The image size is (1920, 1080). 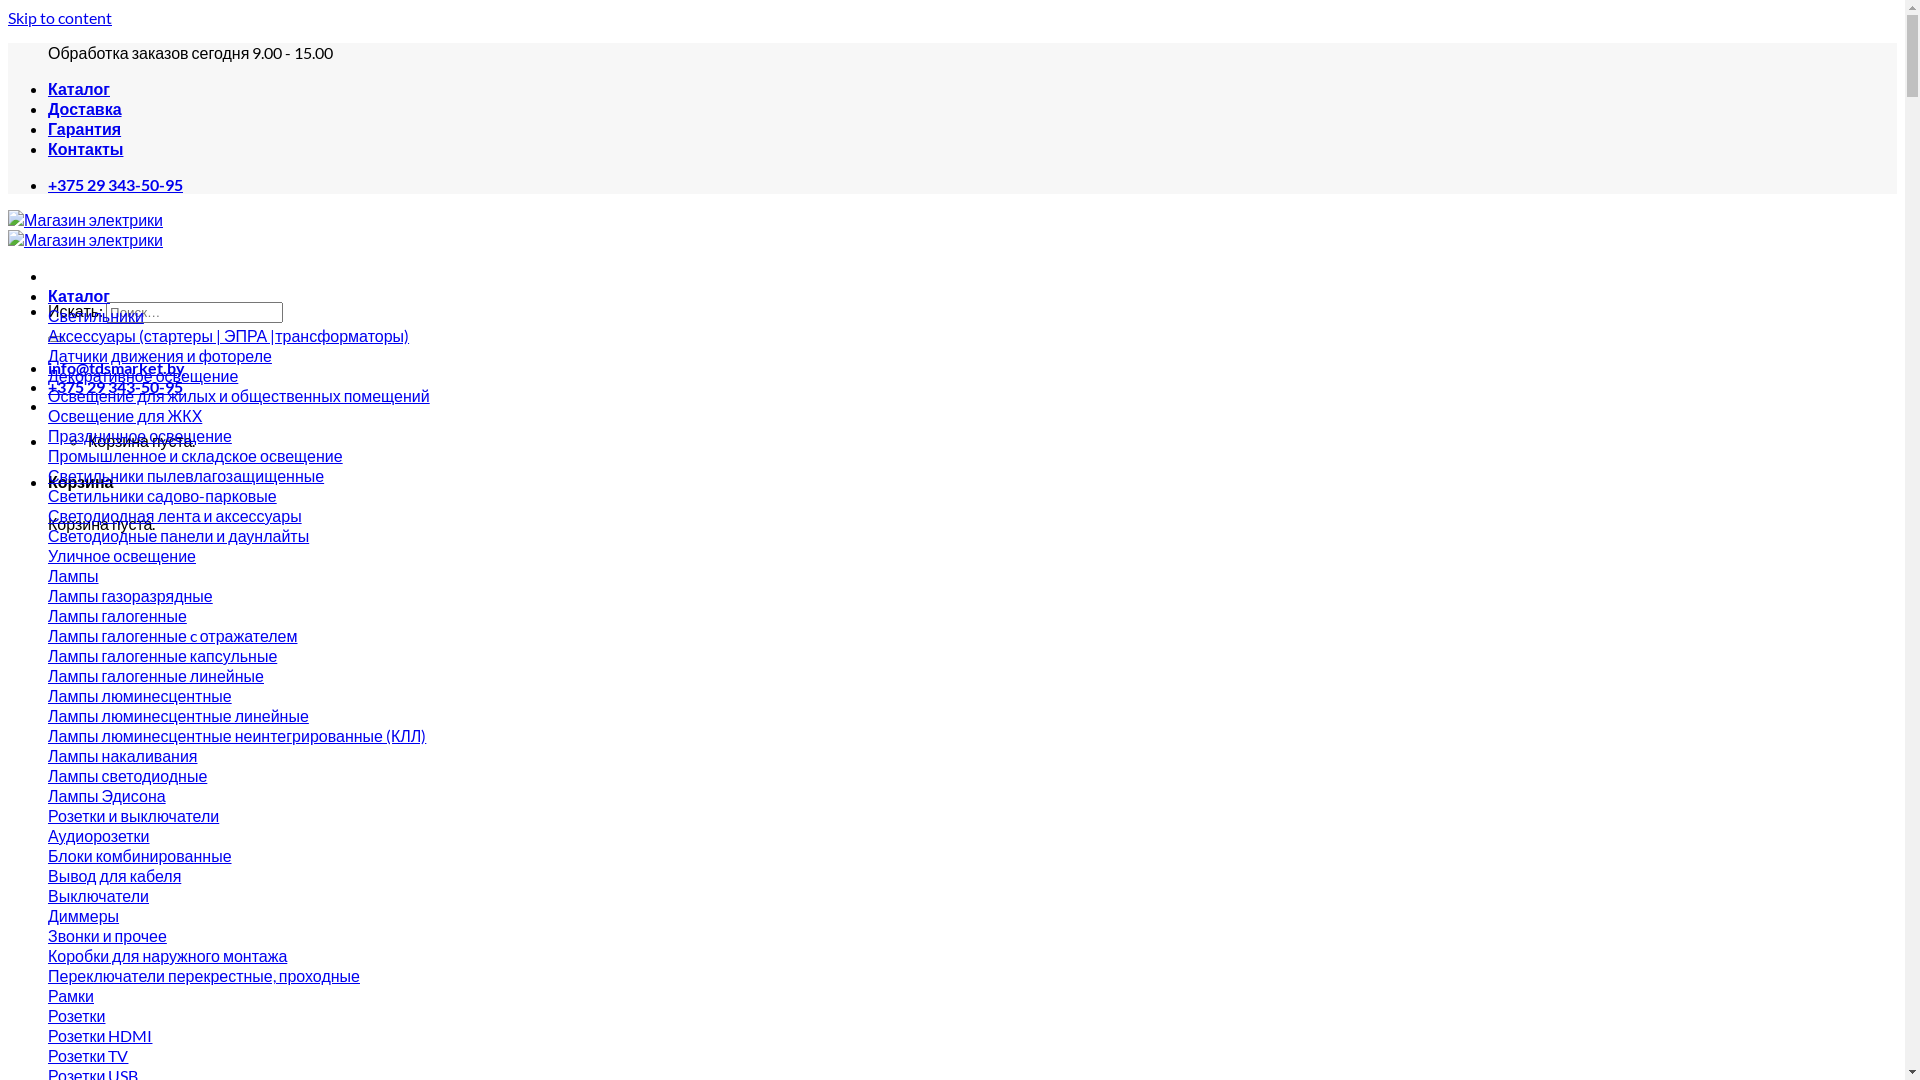 What do you see at coordinates (115, 367) in the screenshot?
I see `'info@tdsmarket.by'` at bounding box center [115, 367].